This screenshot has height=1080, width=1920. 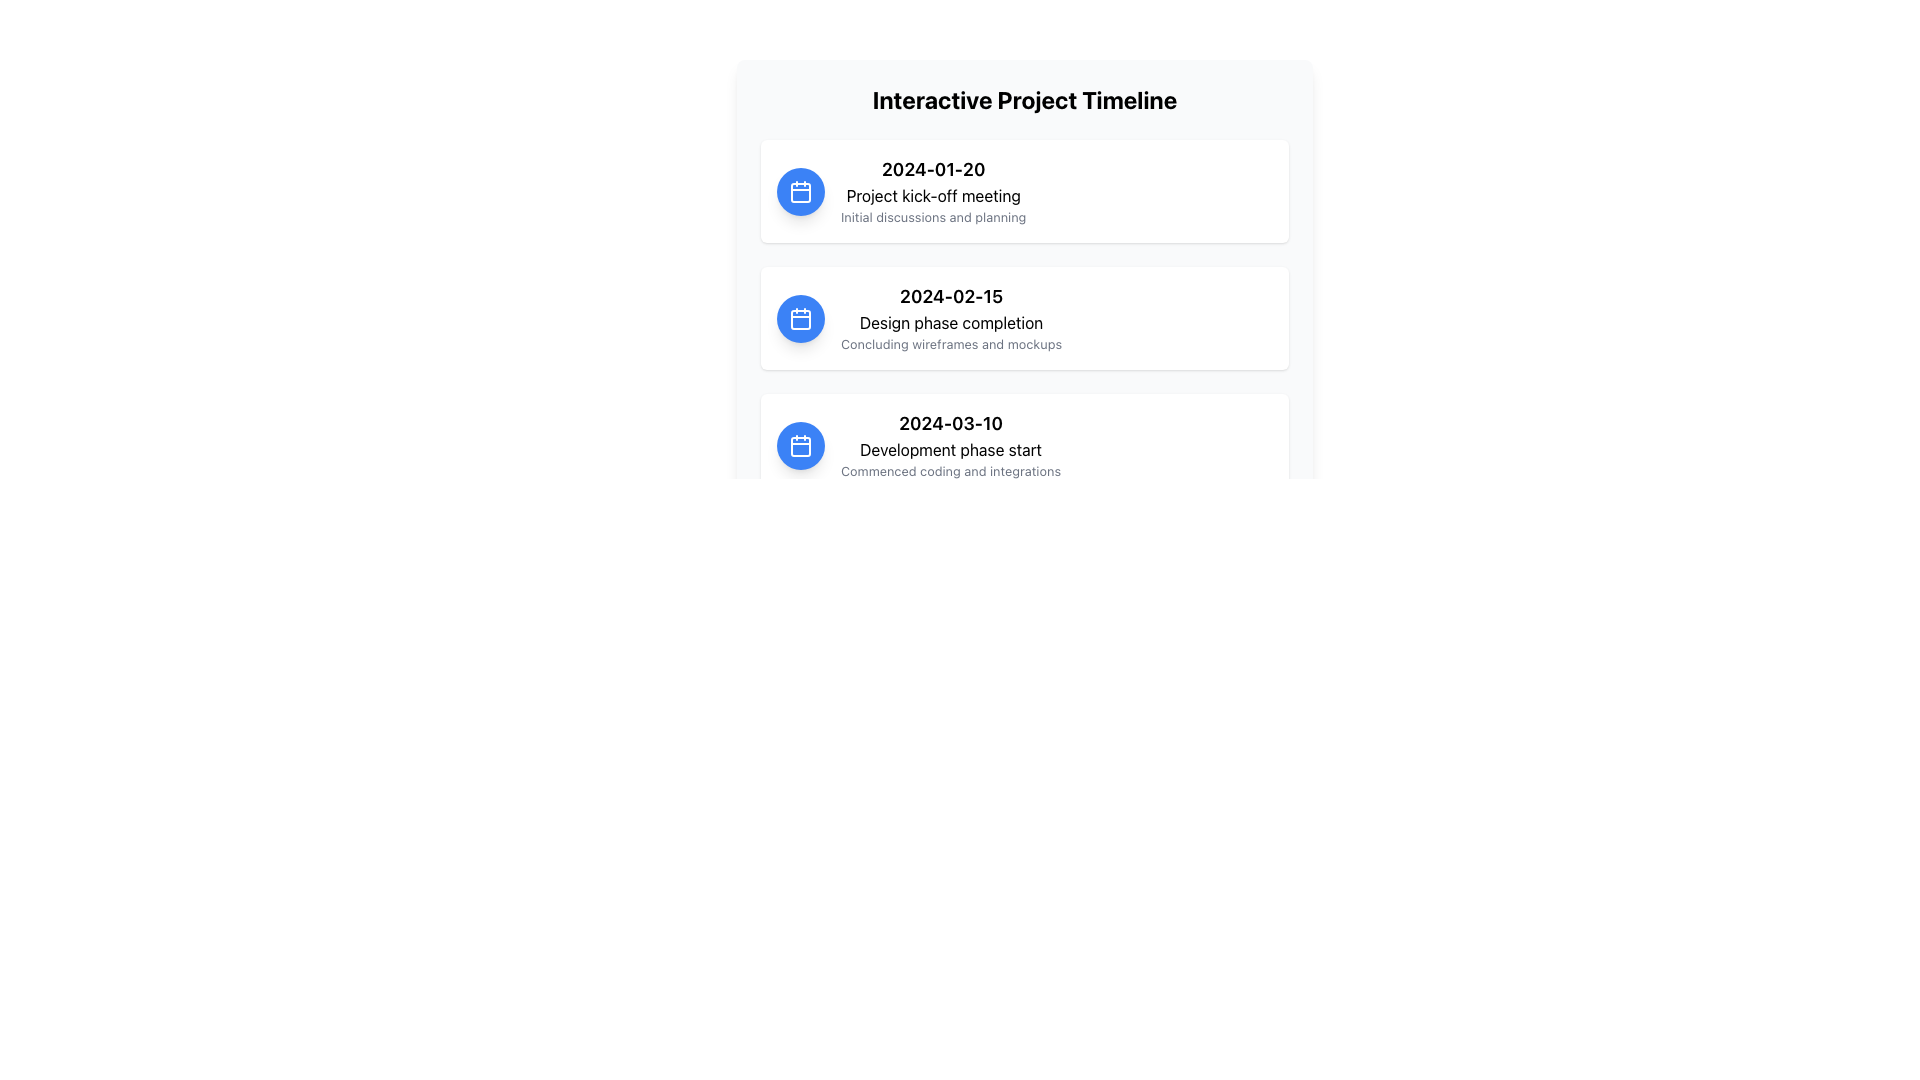 I want to click on the bold text label displaying 'Project kick-off meeting', which is positioned under the date '2024-01-20' and above the description 'Initial discussions and planning', so click(x=932, y=196).